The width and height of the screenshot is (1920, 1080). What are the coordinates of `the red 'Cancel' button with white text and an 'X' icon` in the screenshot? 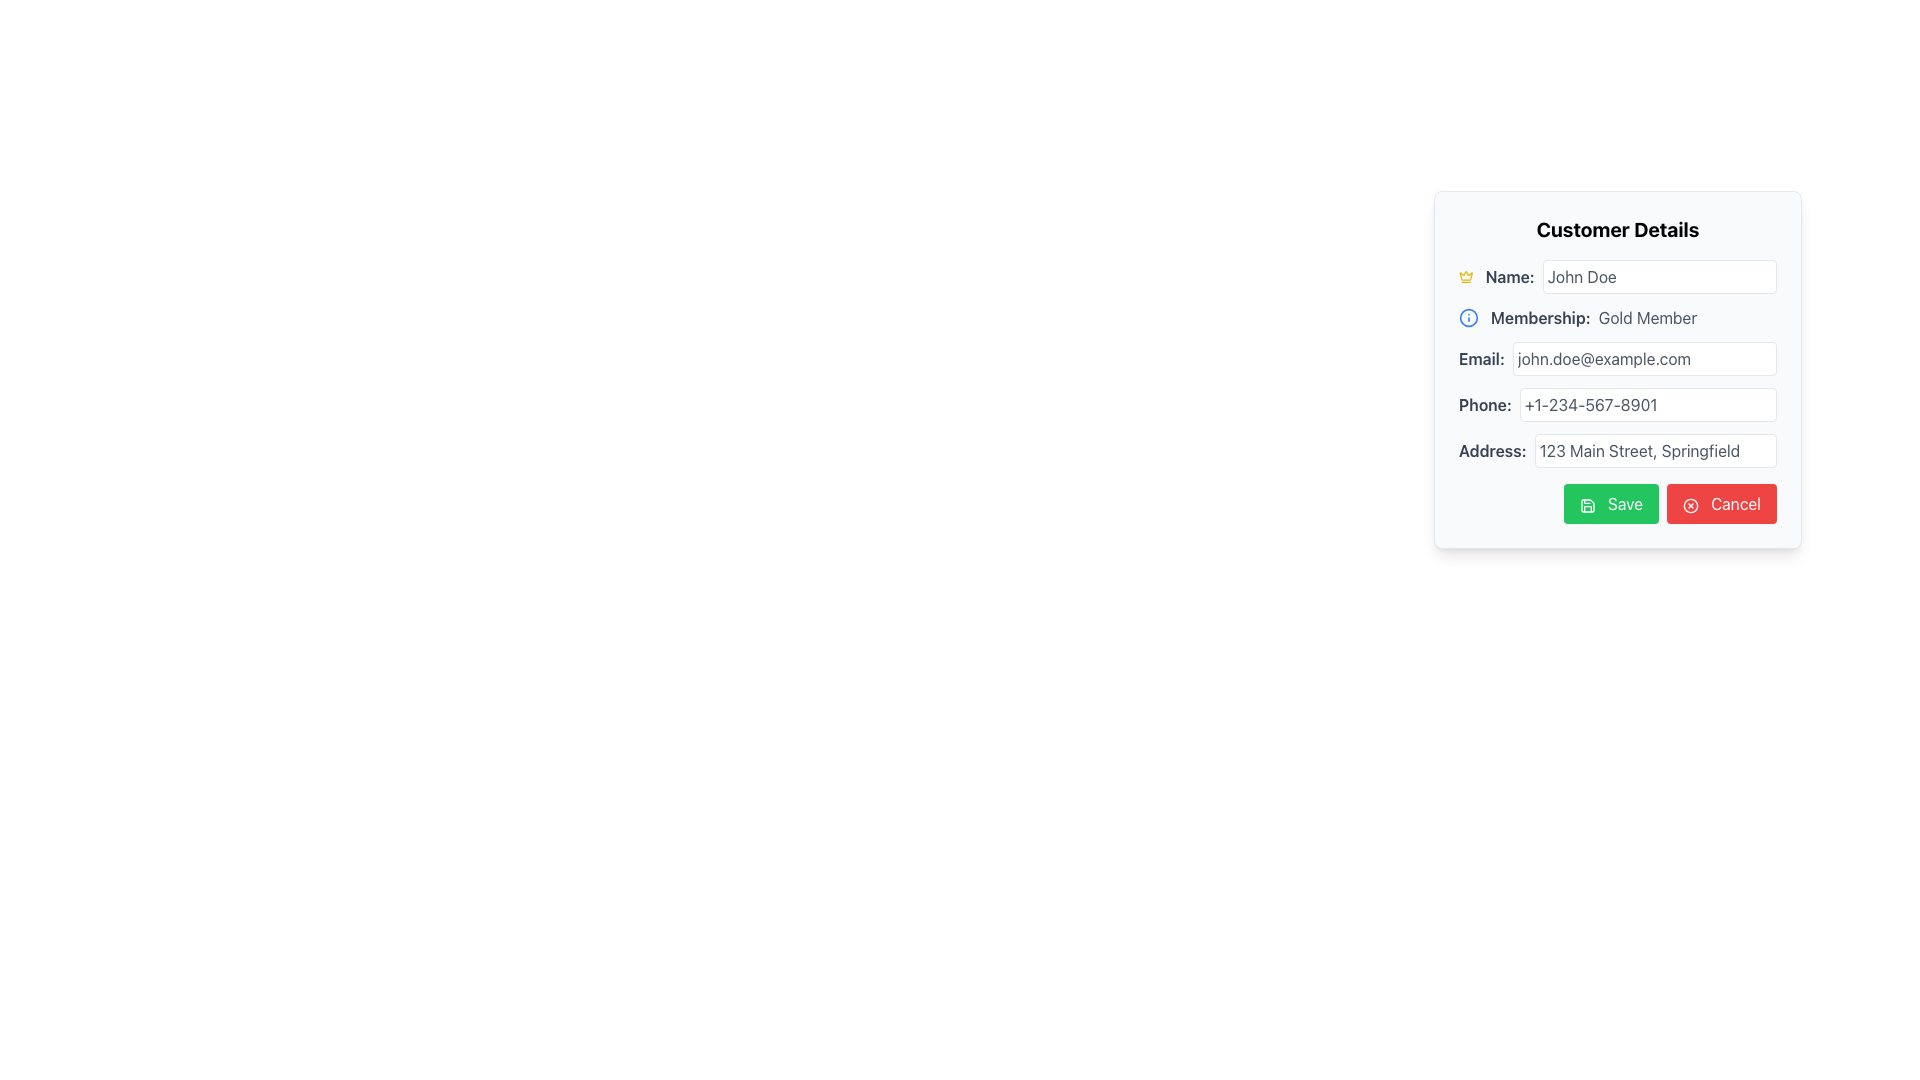 It's located at (1721, 503).